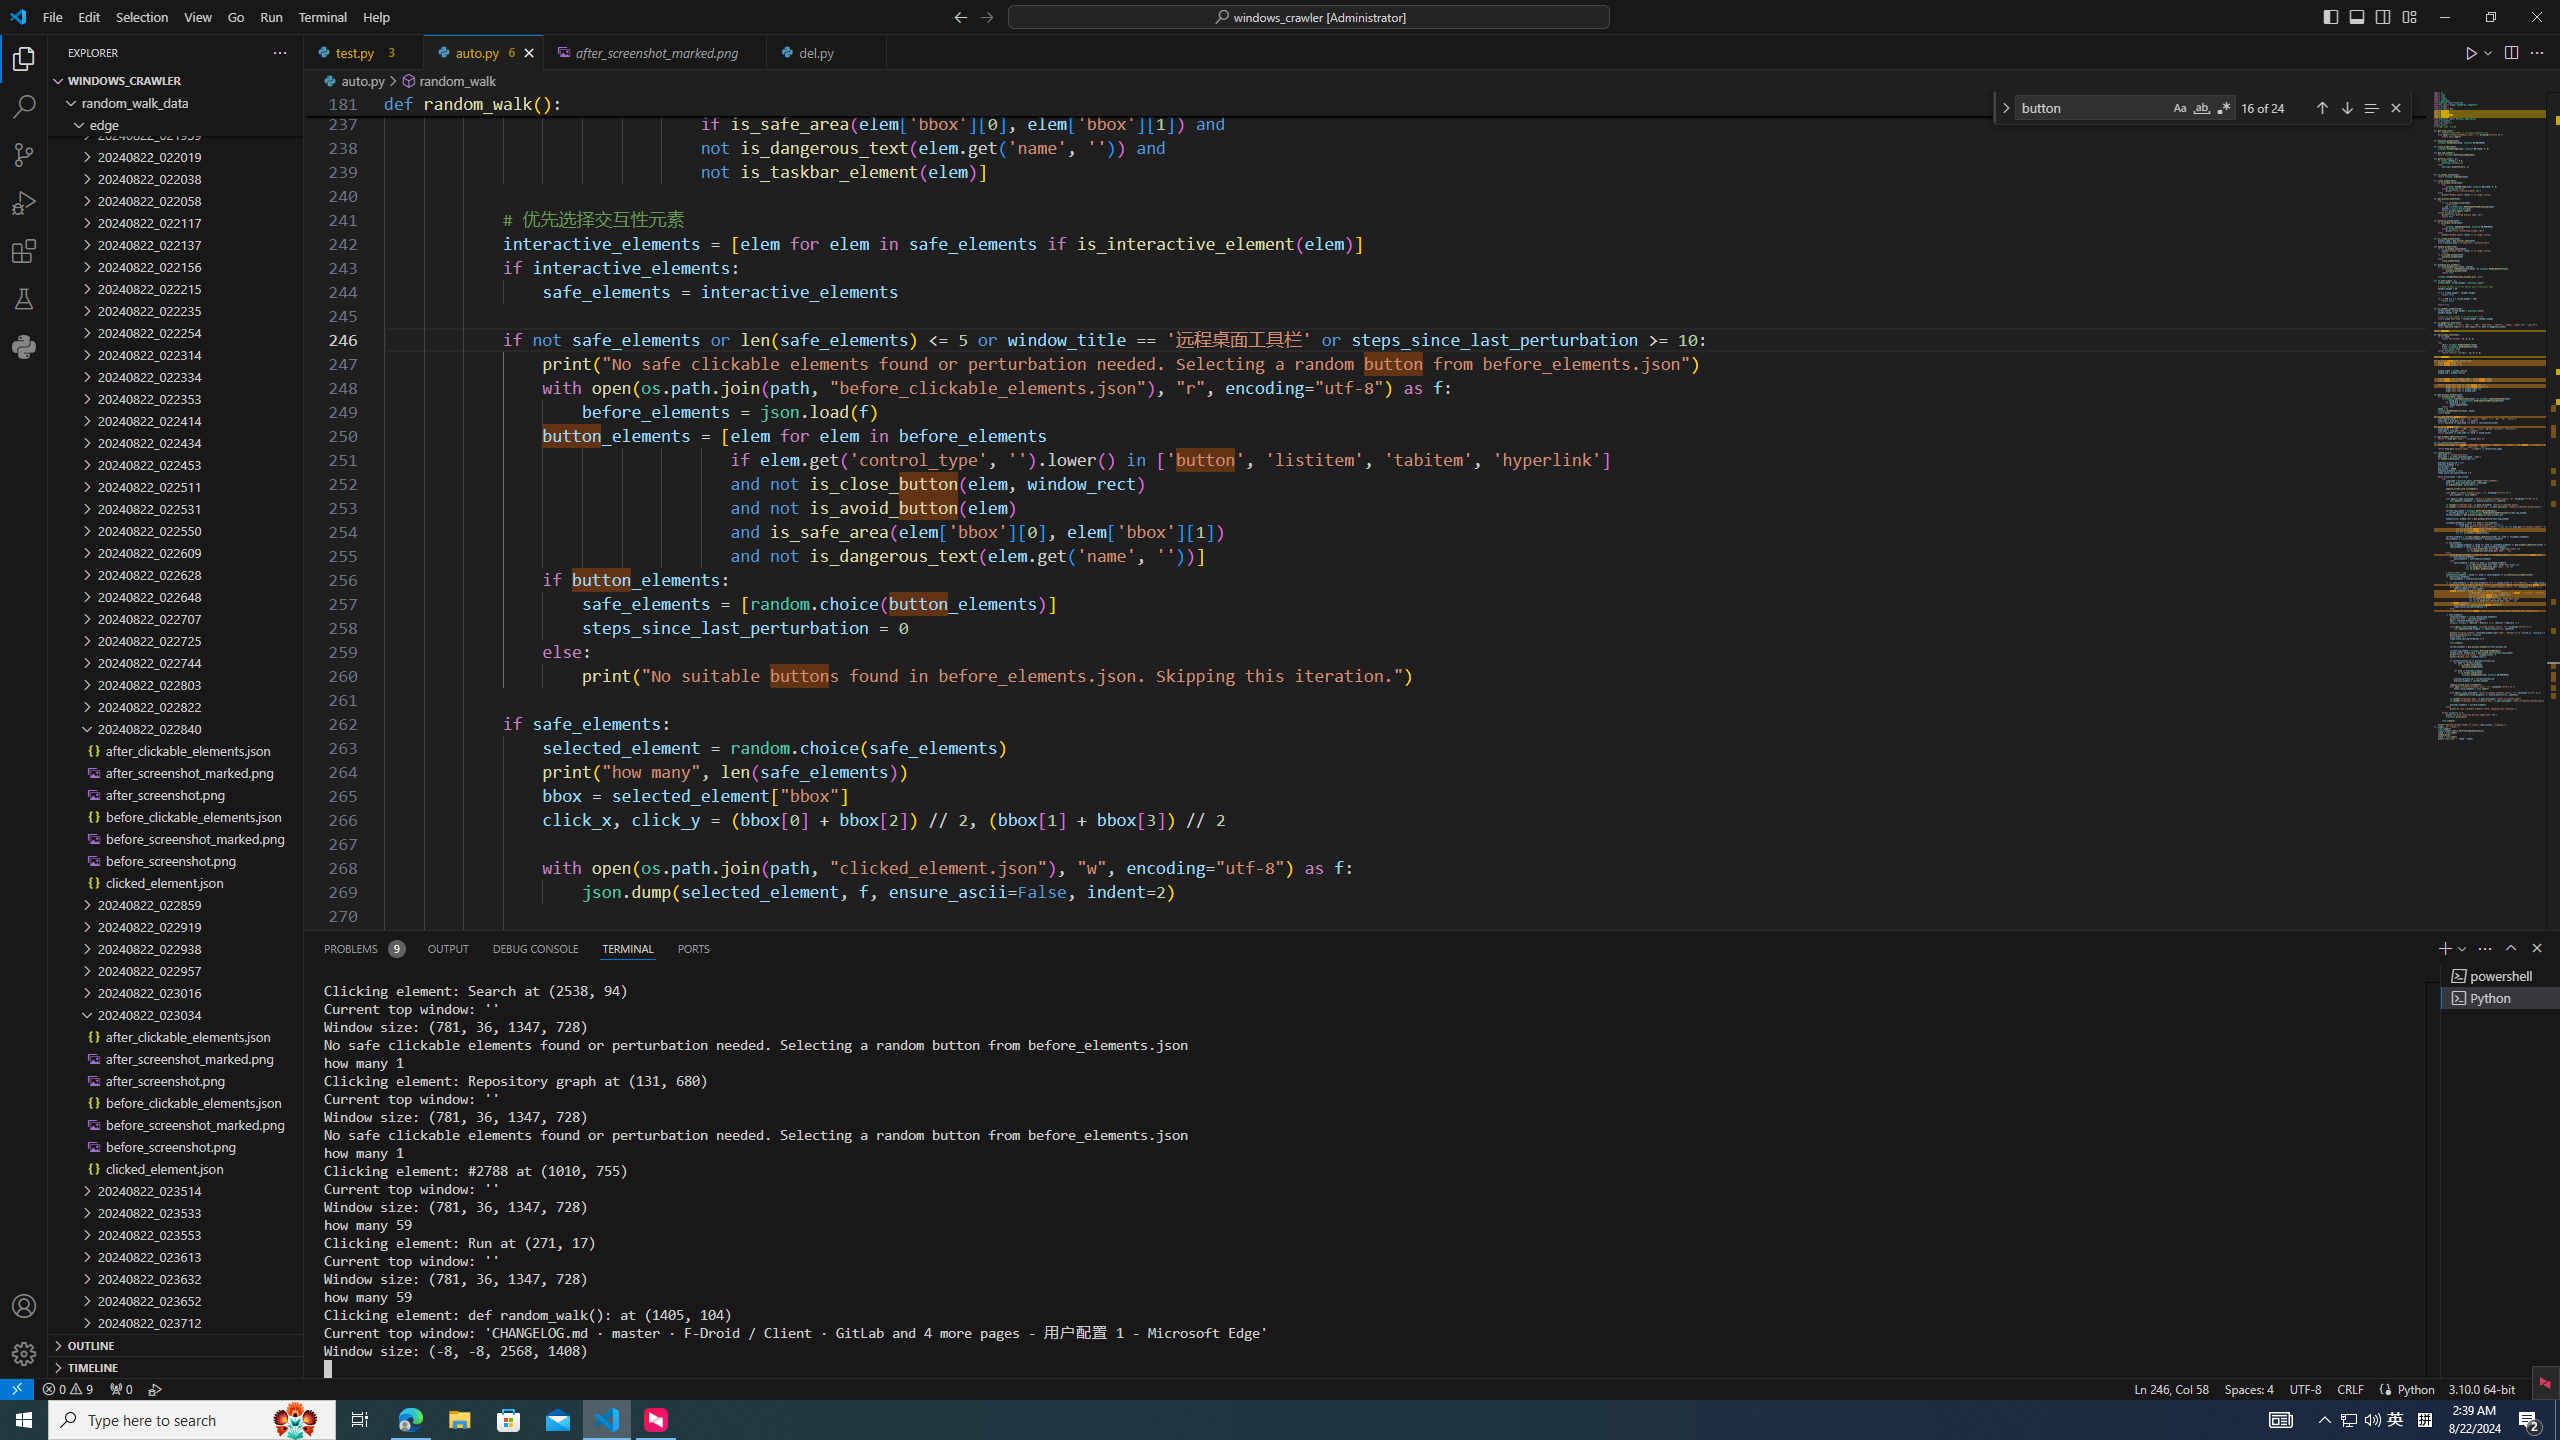  What do you see at coordinates (2396, 107) in the screenshot?
I see `'Close (Escape)'` at bounding box center [2396, 107].